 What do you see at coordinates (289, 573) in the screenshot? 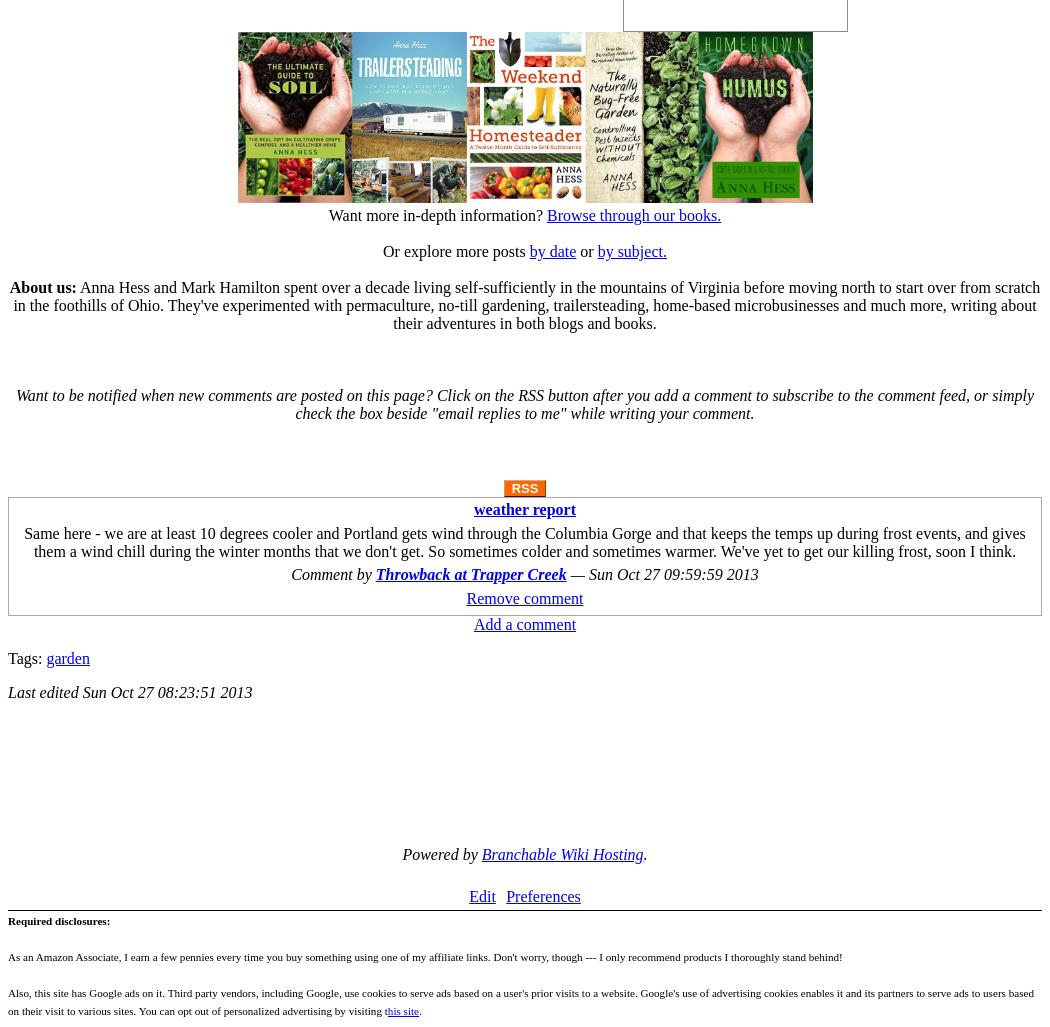
I see `'Comment by'` at bounding box center [289, 573].